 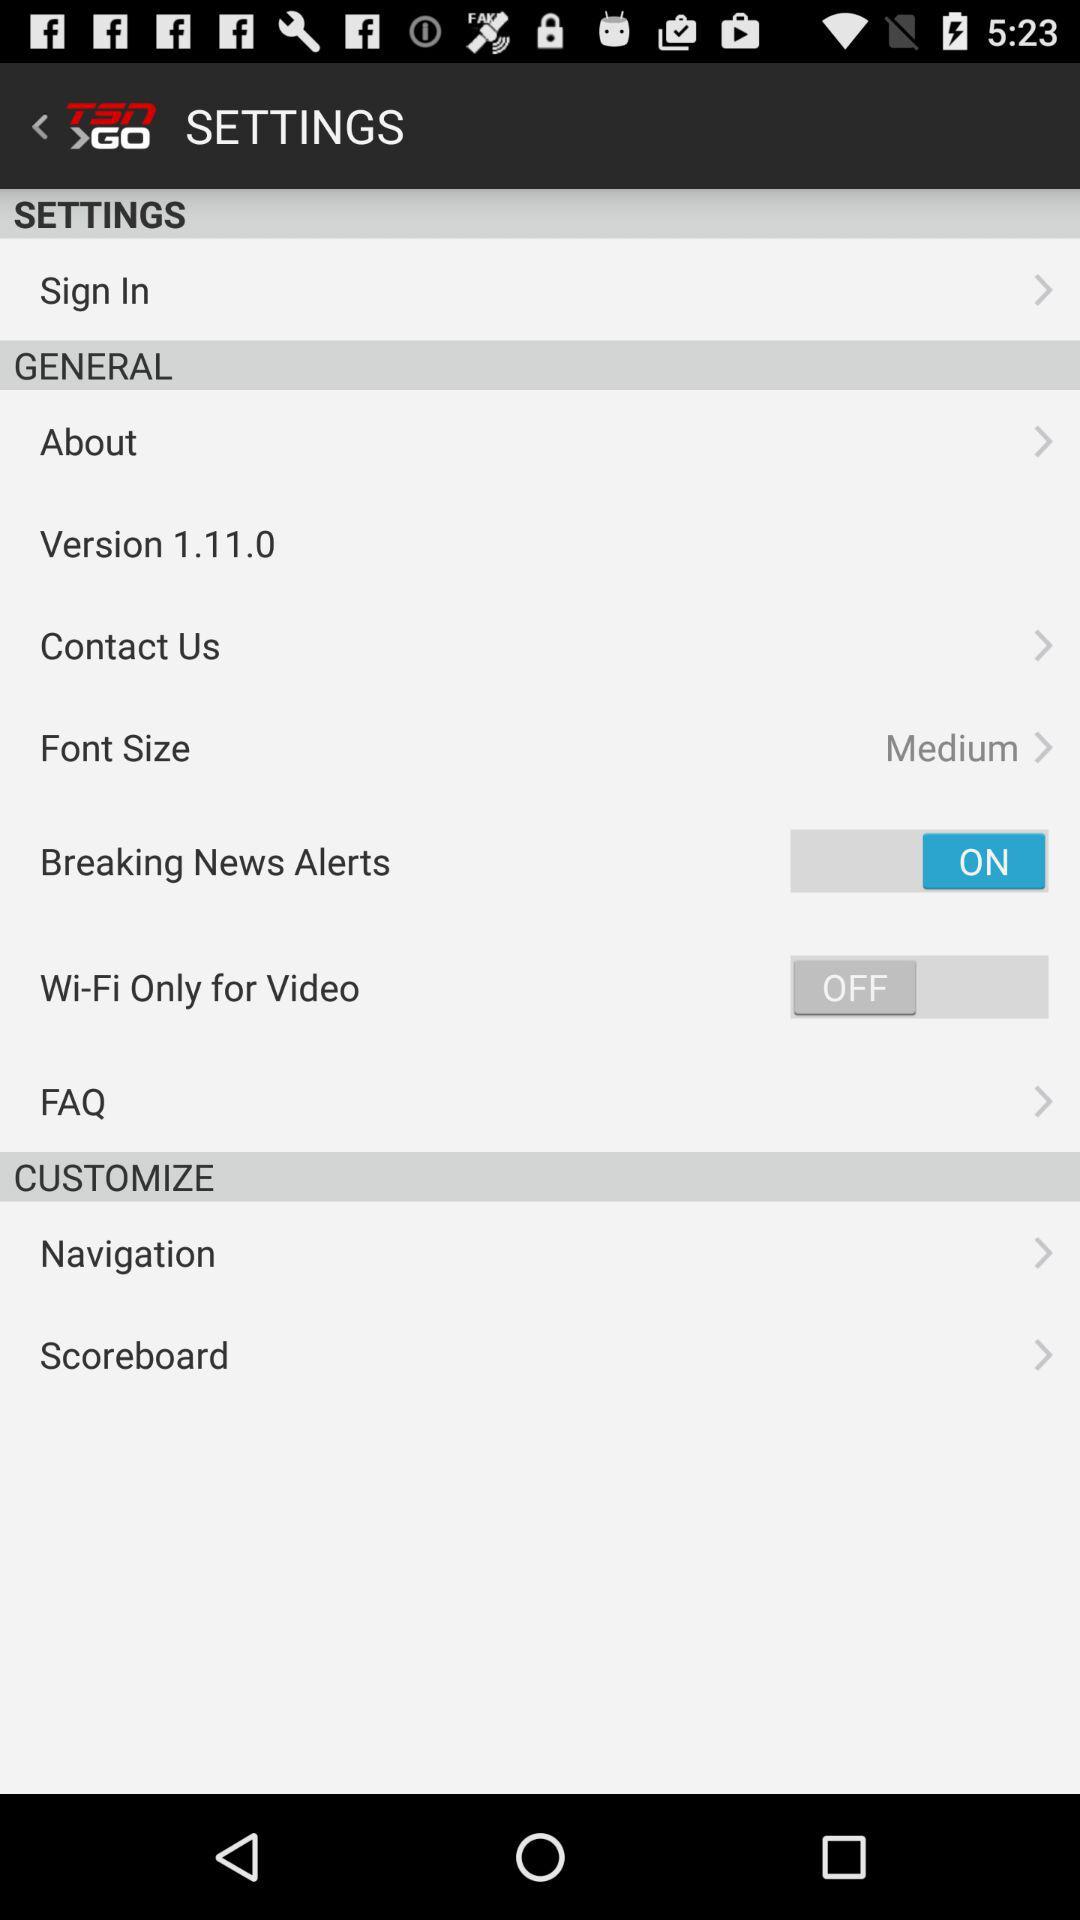 What do you see at coordinates (919, 860) in the screenshot?
I see `breaking news alerts` at bounding box center [919, 860].